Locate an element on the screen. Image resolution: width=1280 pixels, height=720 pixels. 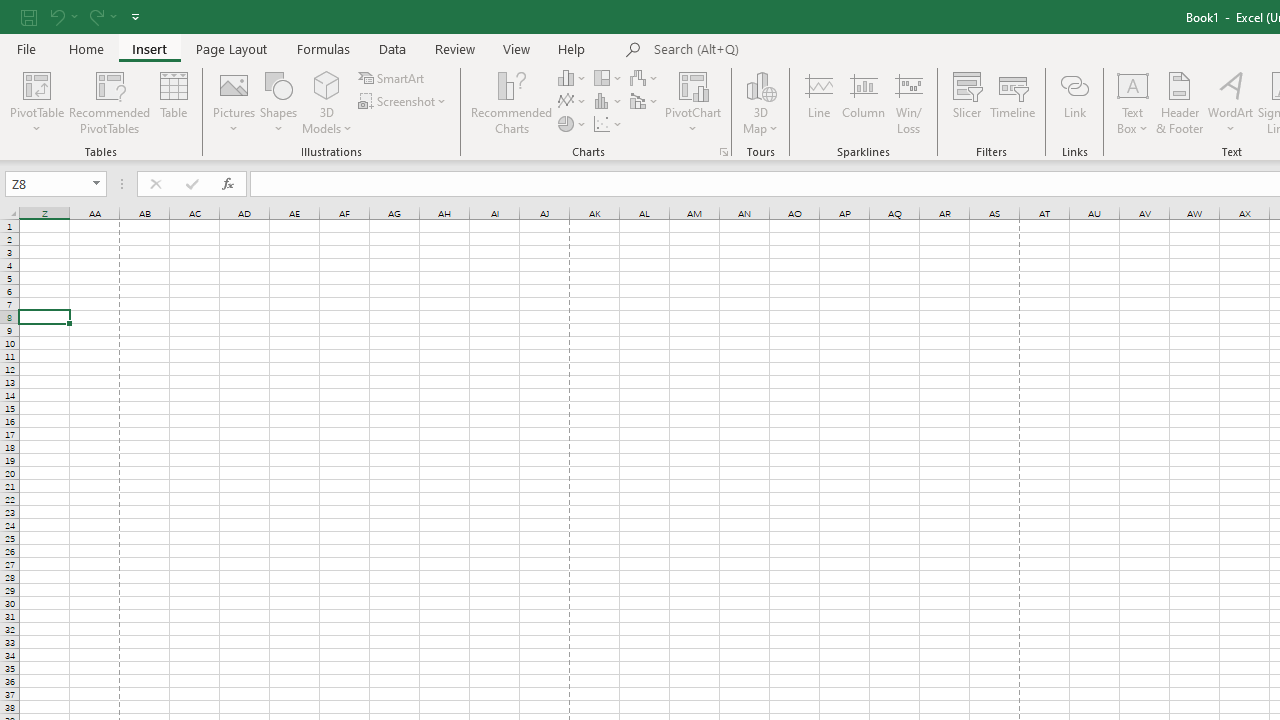
'Insert Combo Chart' is located at coordinates (645, 101).